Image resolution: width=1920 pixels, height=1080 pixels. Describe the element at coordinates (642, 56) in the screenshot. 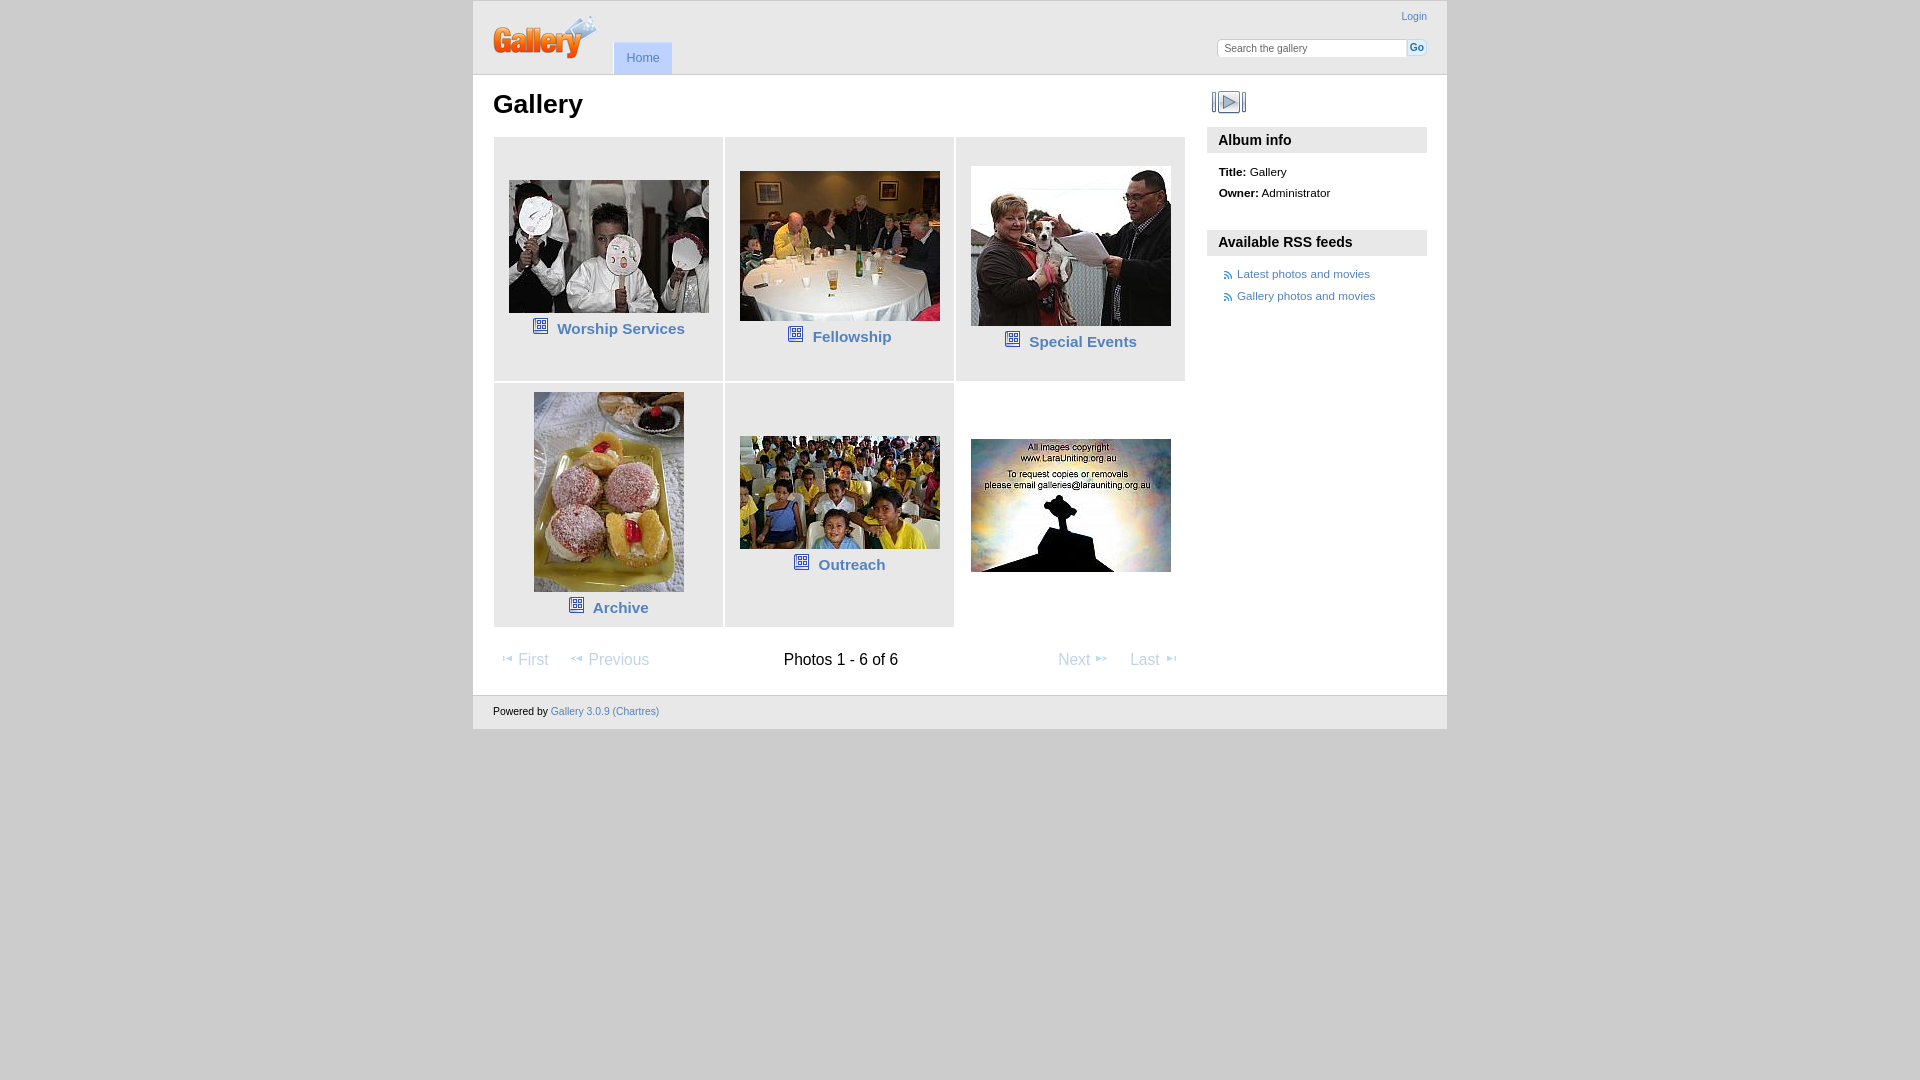

I see `'Home'` at that location.